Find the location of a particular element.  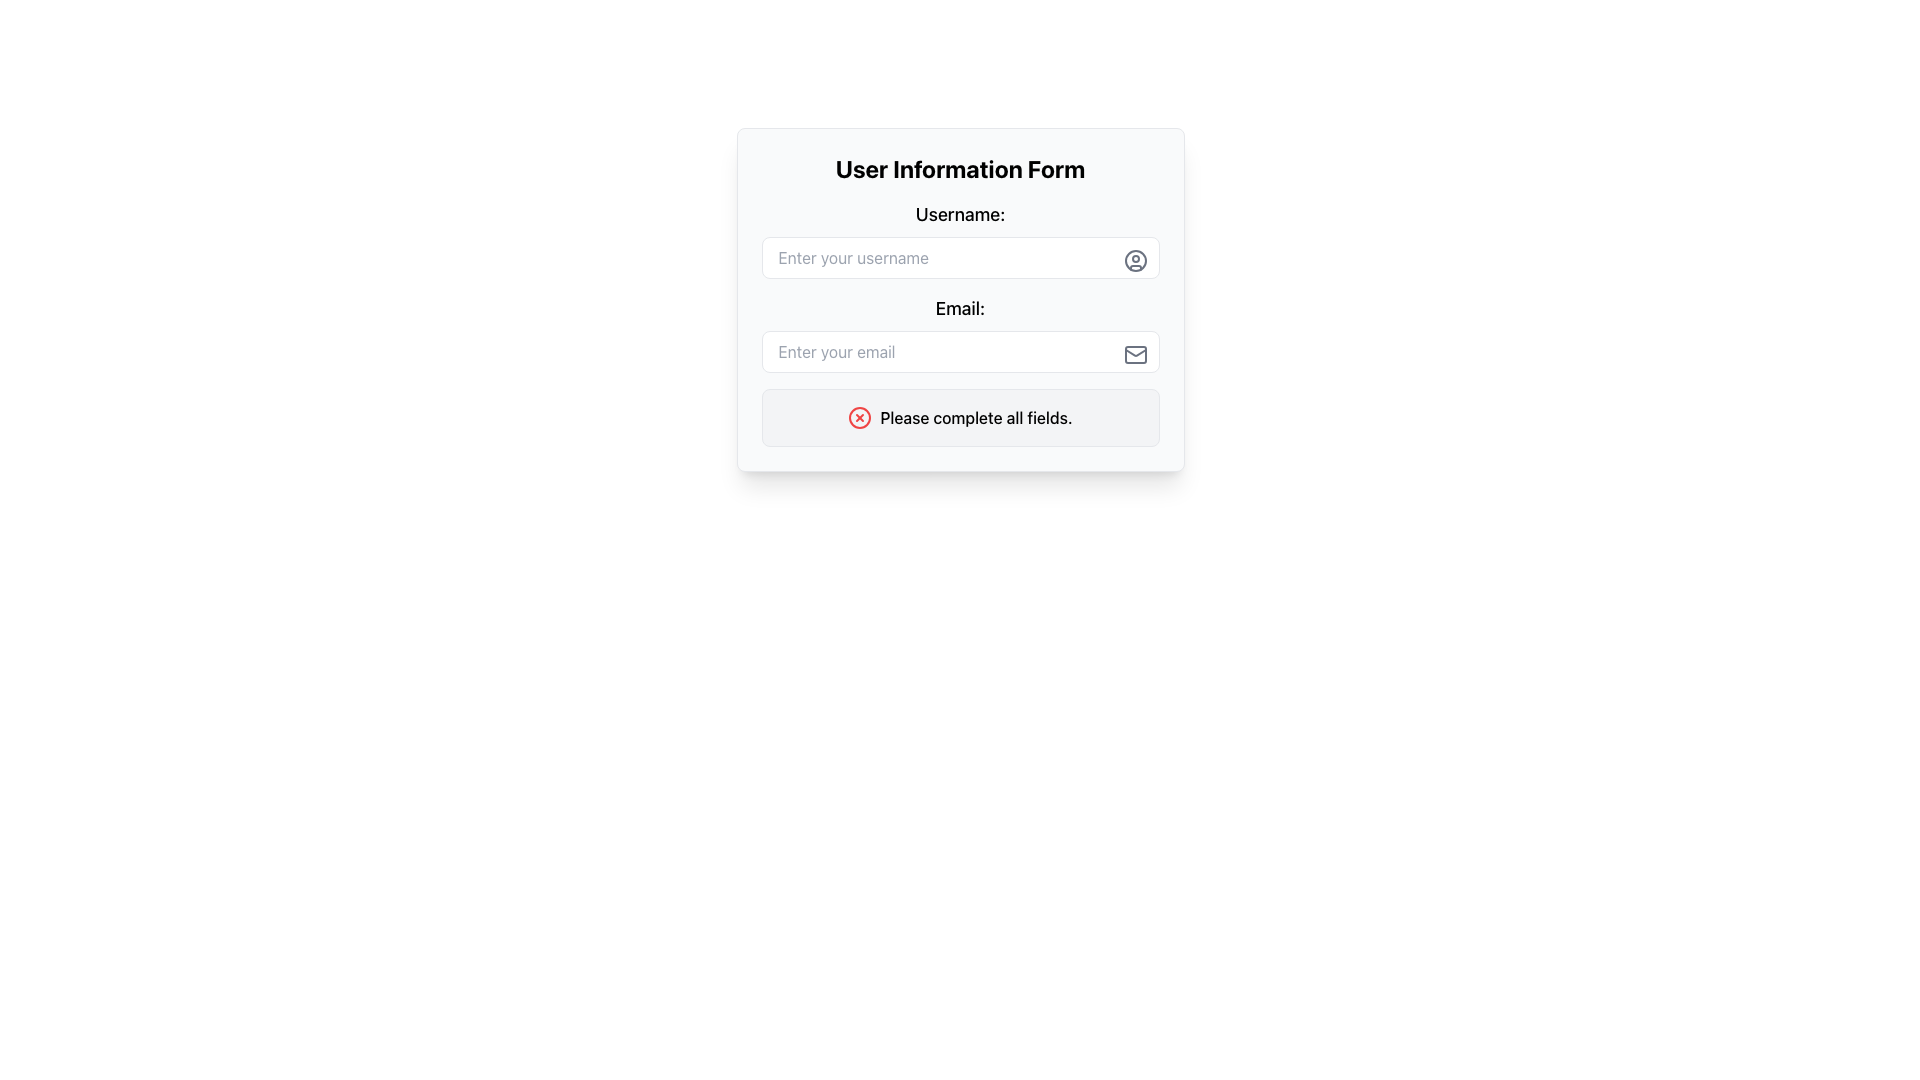

the error icon located to the left of the red error message text 'Please complete all fields' in the 'User Information Form.' is located at coordinates (860, 416).